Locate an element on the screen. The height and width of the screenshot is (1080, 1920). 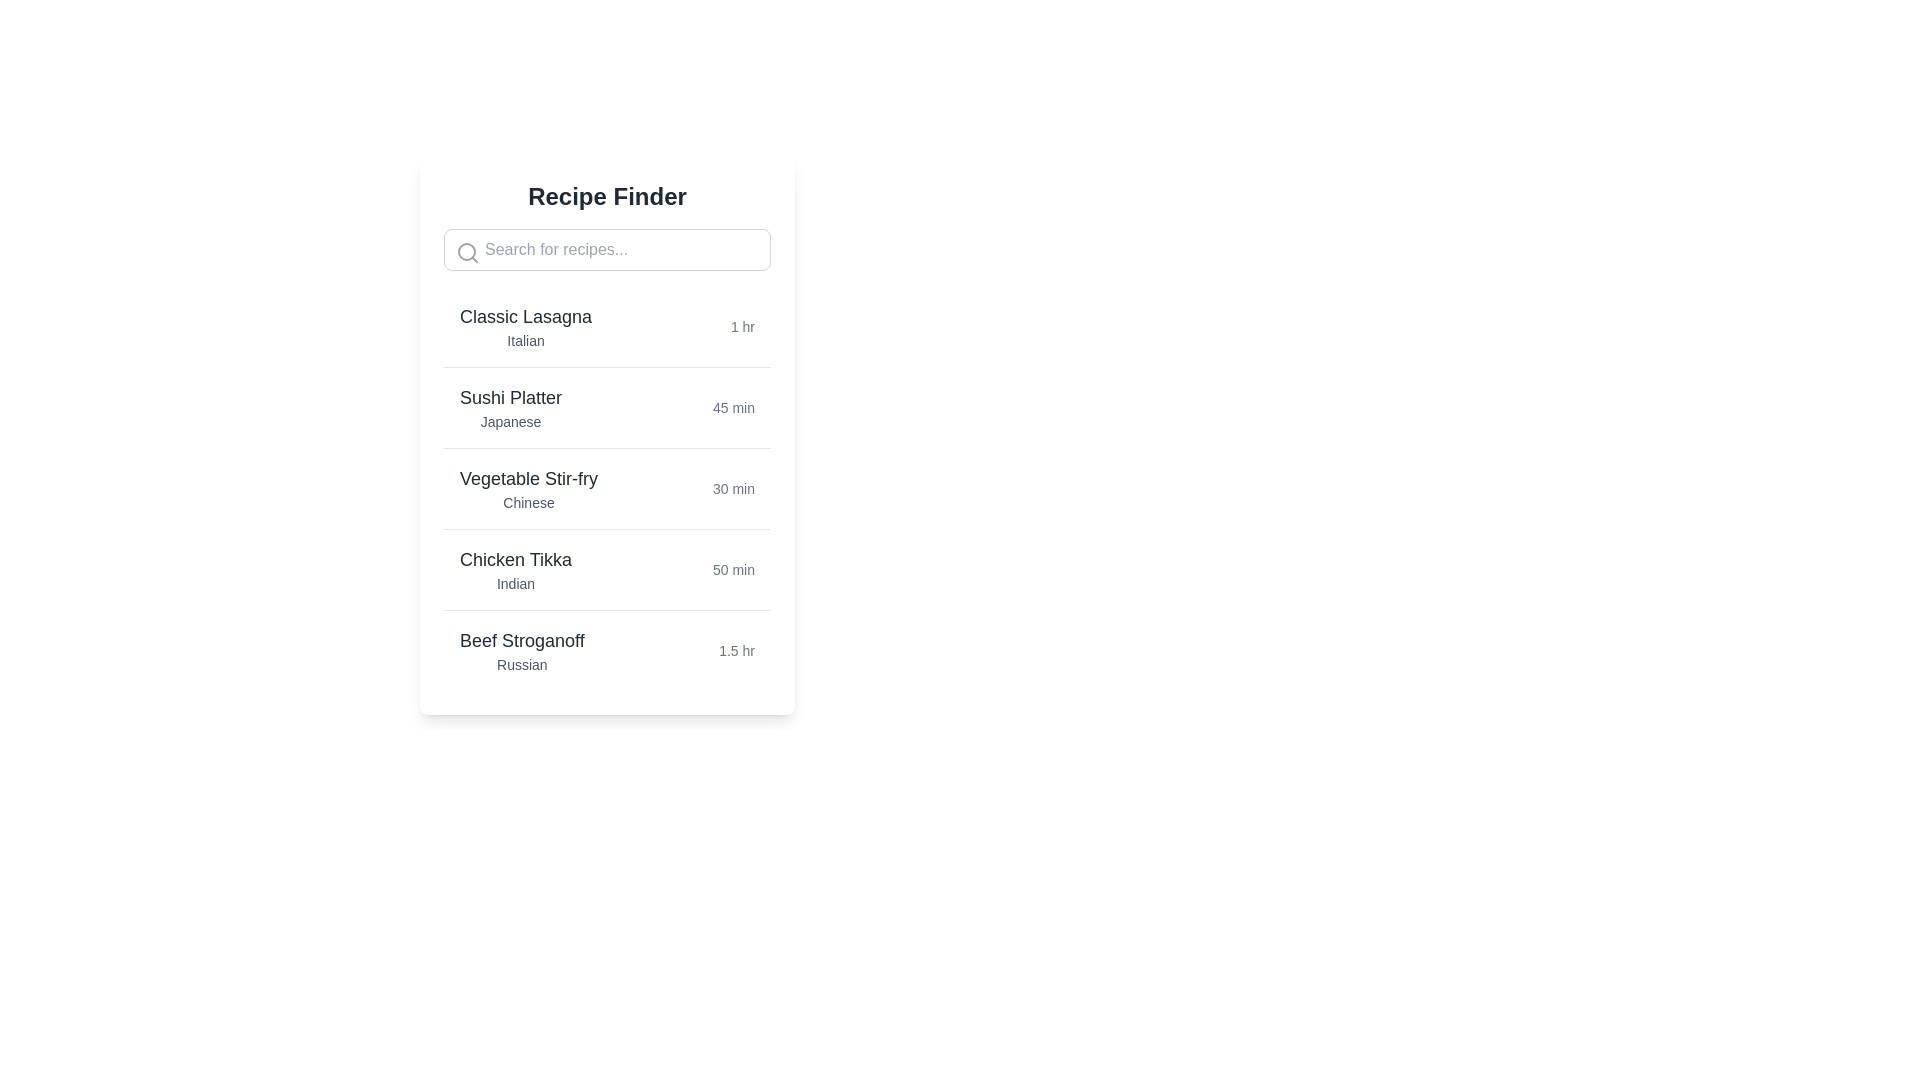
'Classic Lasagna' text label consisting of two lines, where the first line is 'Classic Lasagna' in a bold font and the second line is 'Italian' in a lighter gray font, located in the Recipe Finder interface is located at coordinates (526, 326).